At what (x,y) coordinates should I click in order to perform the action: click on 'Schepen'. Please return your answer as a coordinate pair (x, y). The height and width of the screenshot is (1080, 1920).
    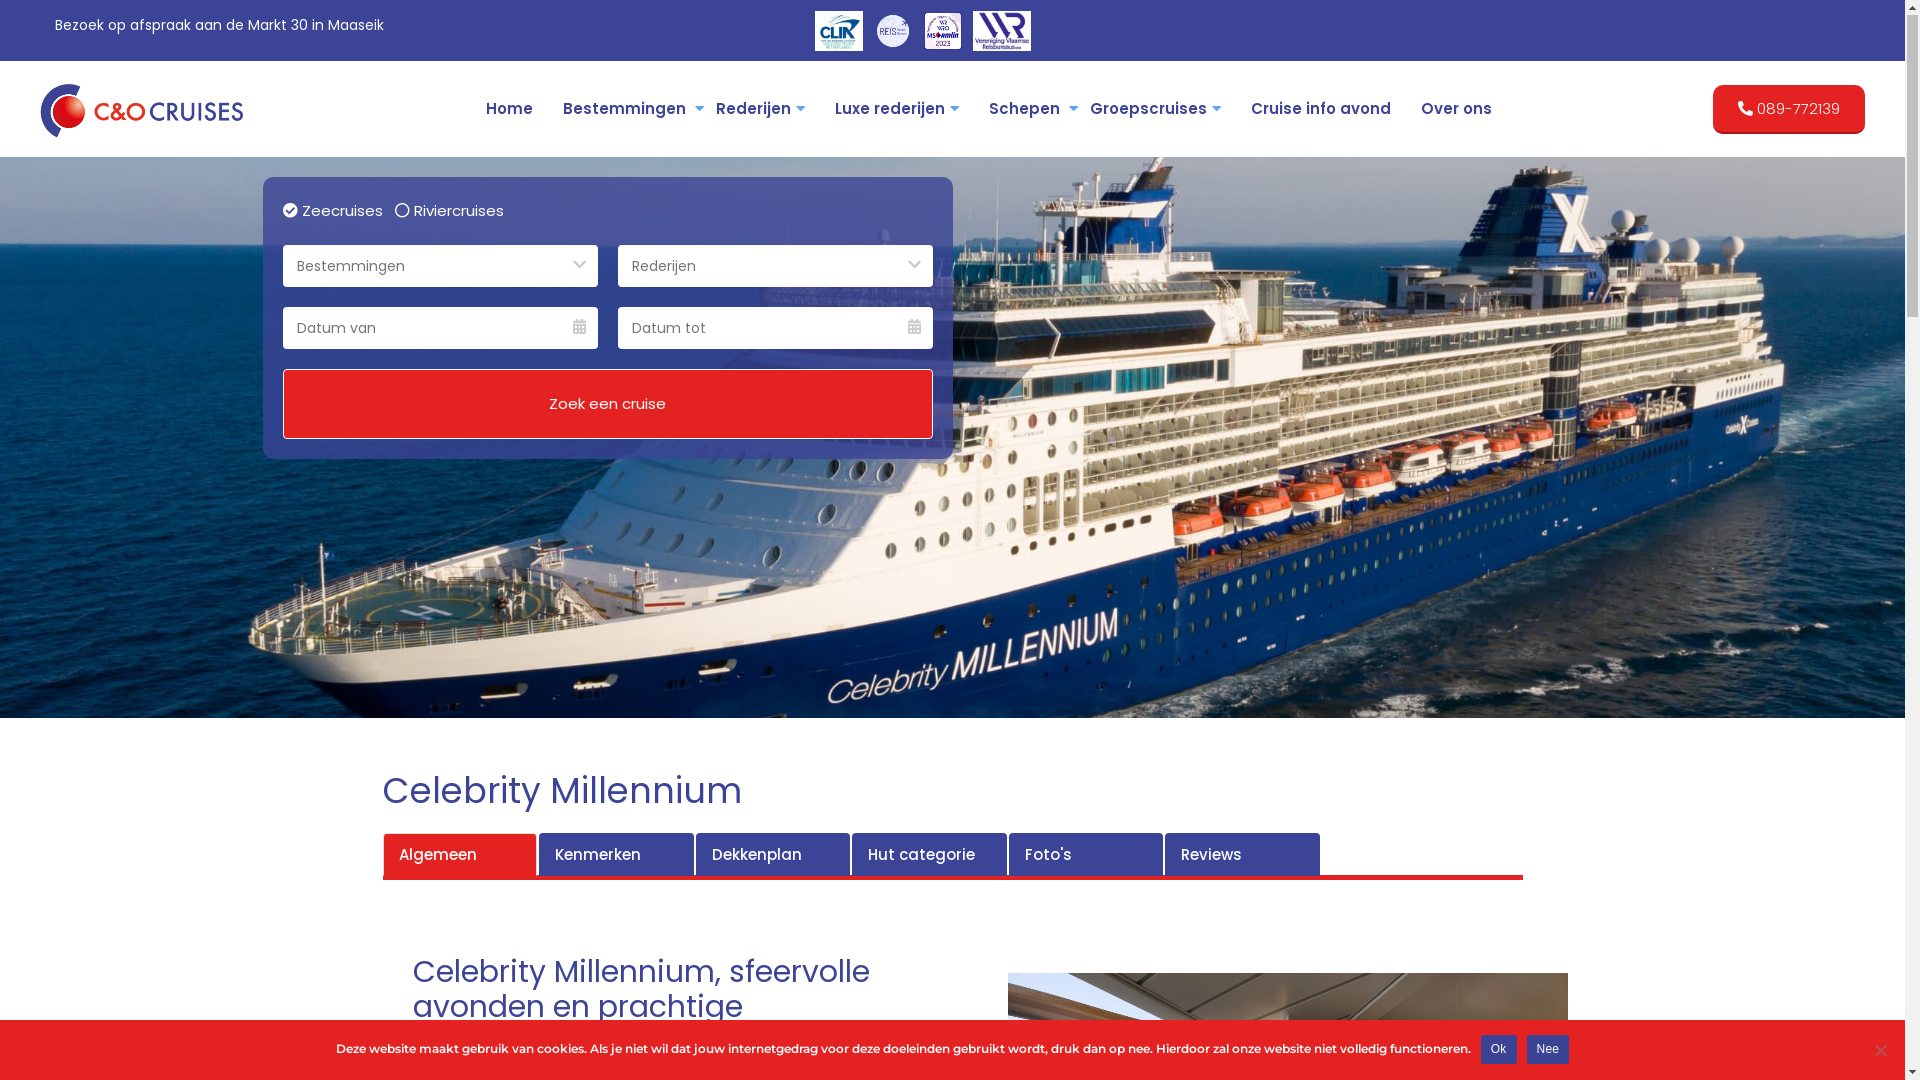
    Looking at the image, I should click on (1024, 110).